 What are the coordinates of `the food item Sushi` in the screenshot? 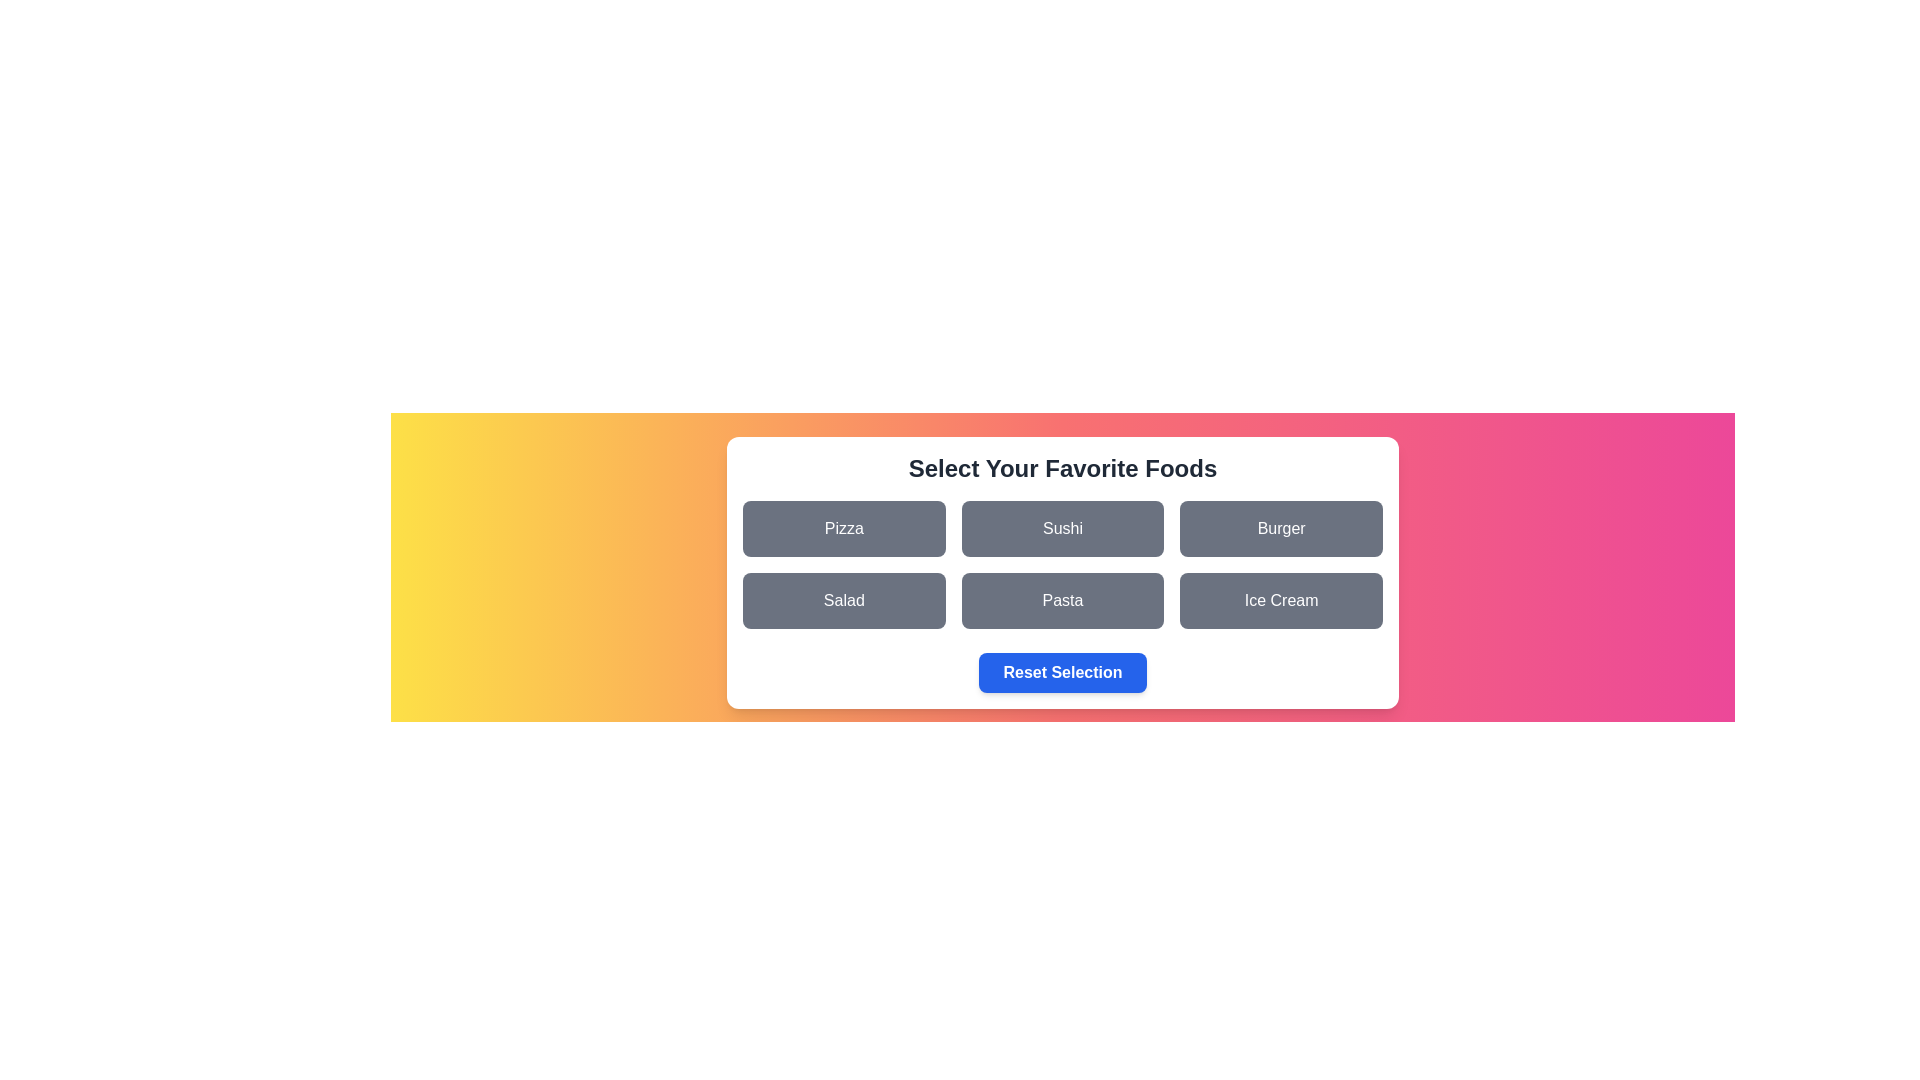 It's located at (1061, 527).